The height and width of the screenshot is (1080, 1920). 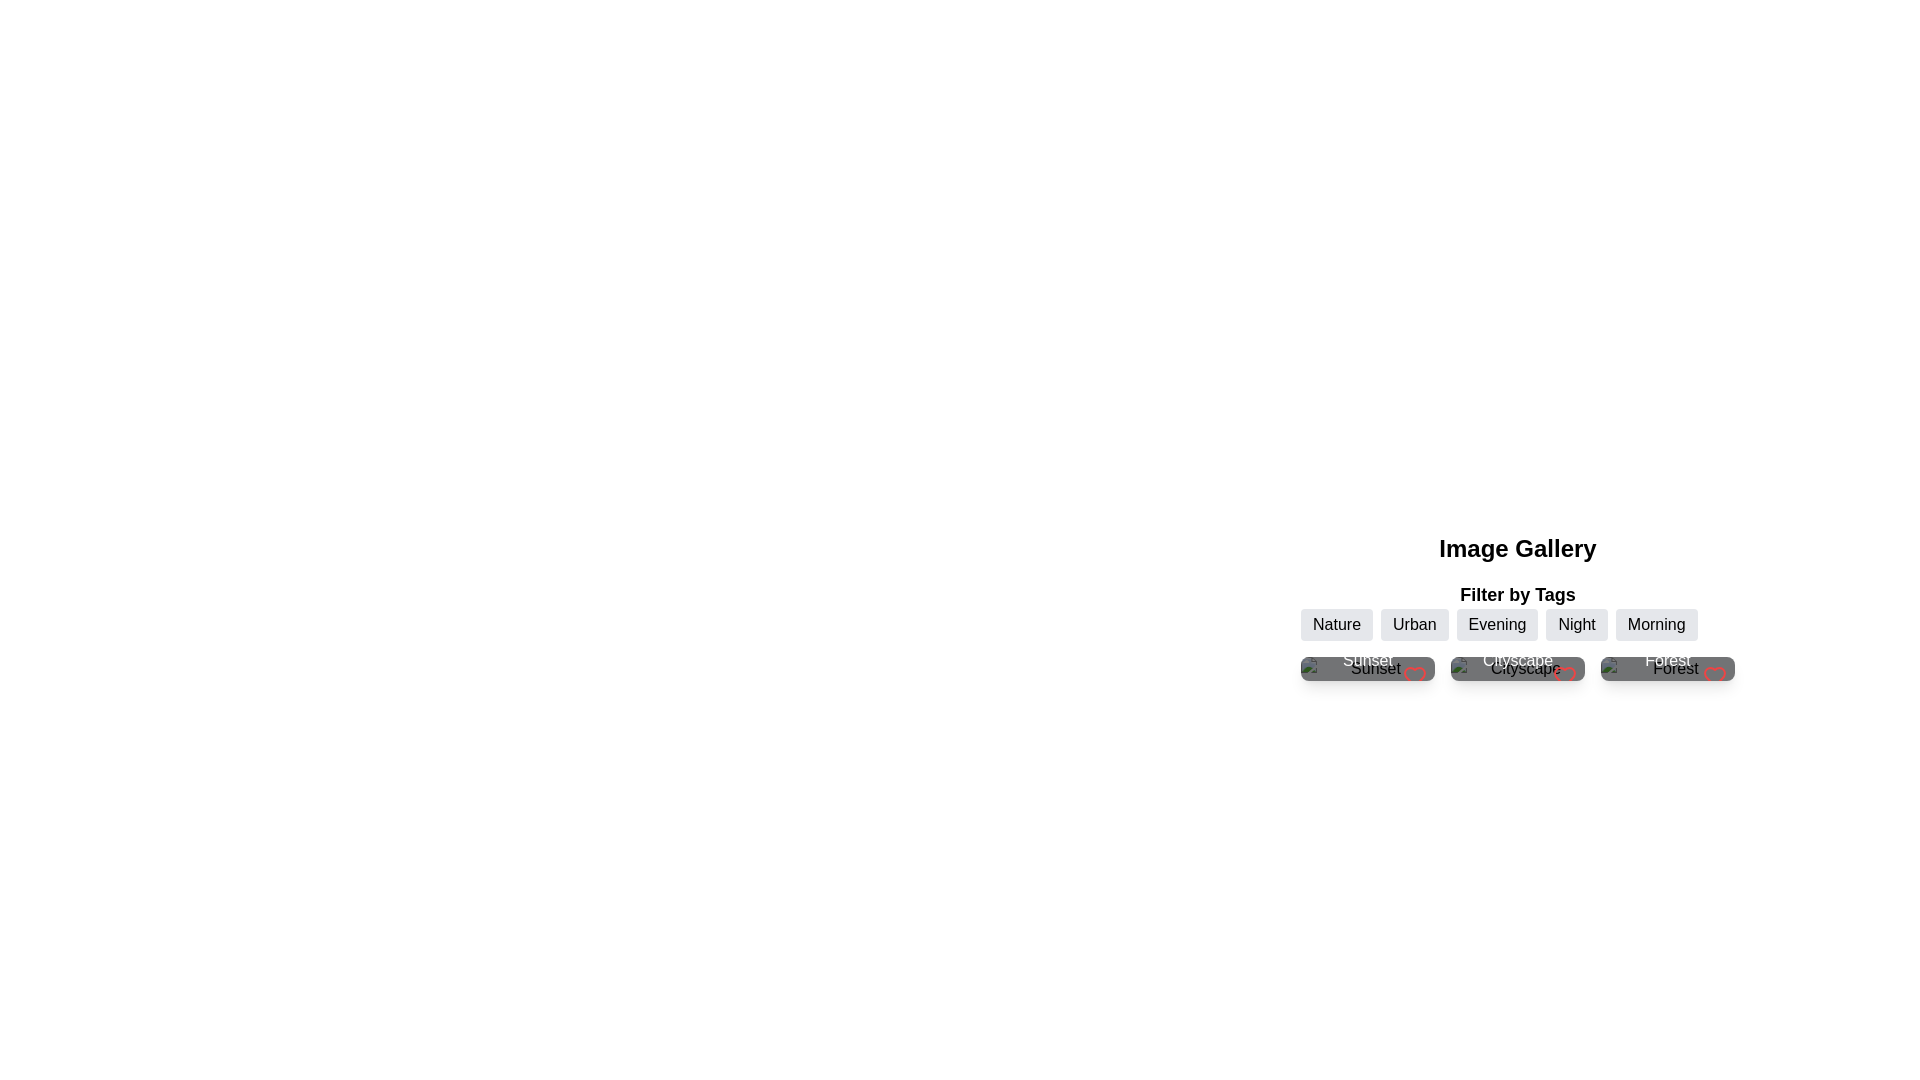 I want to click on the filter button for 'Evening' located in the 'Filter by Tags' section, so click(x=1497, y=623).